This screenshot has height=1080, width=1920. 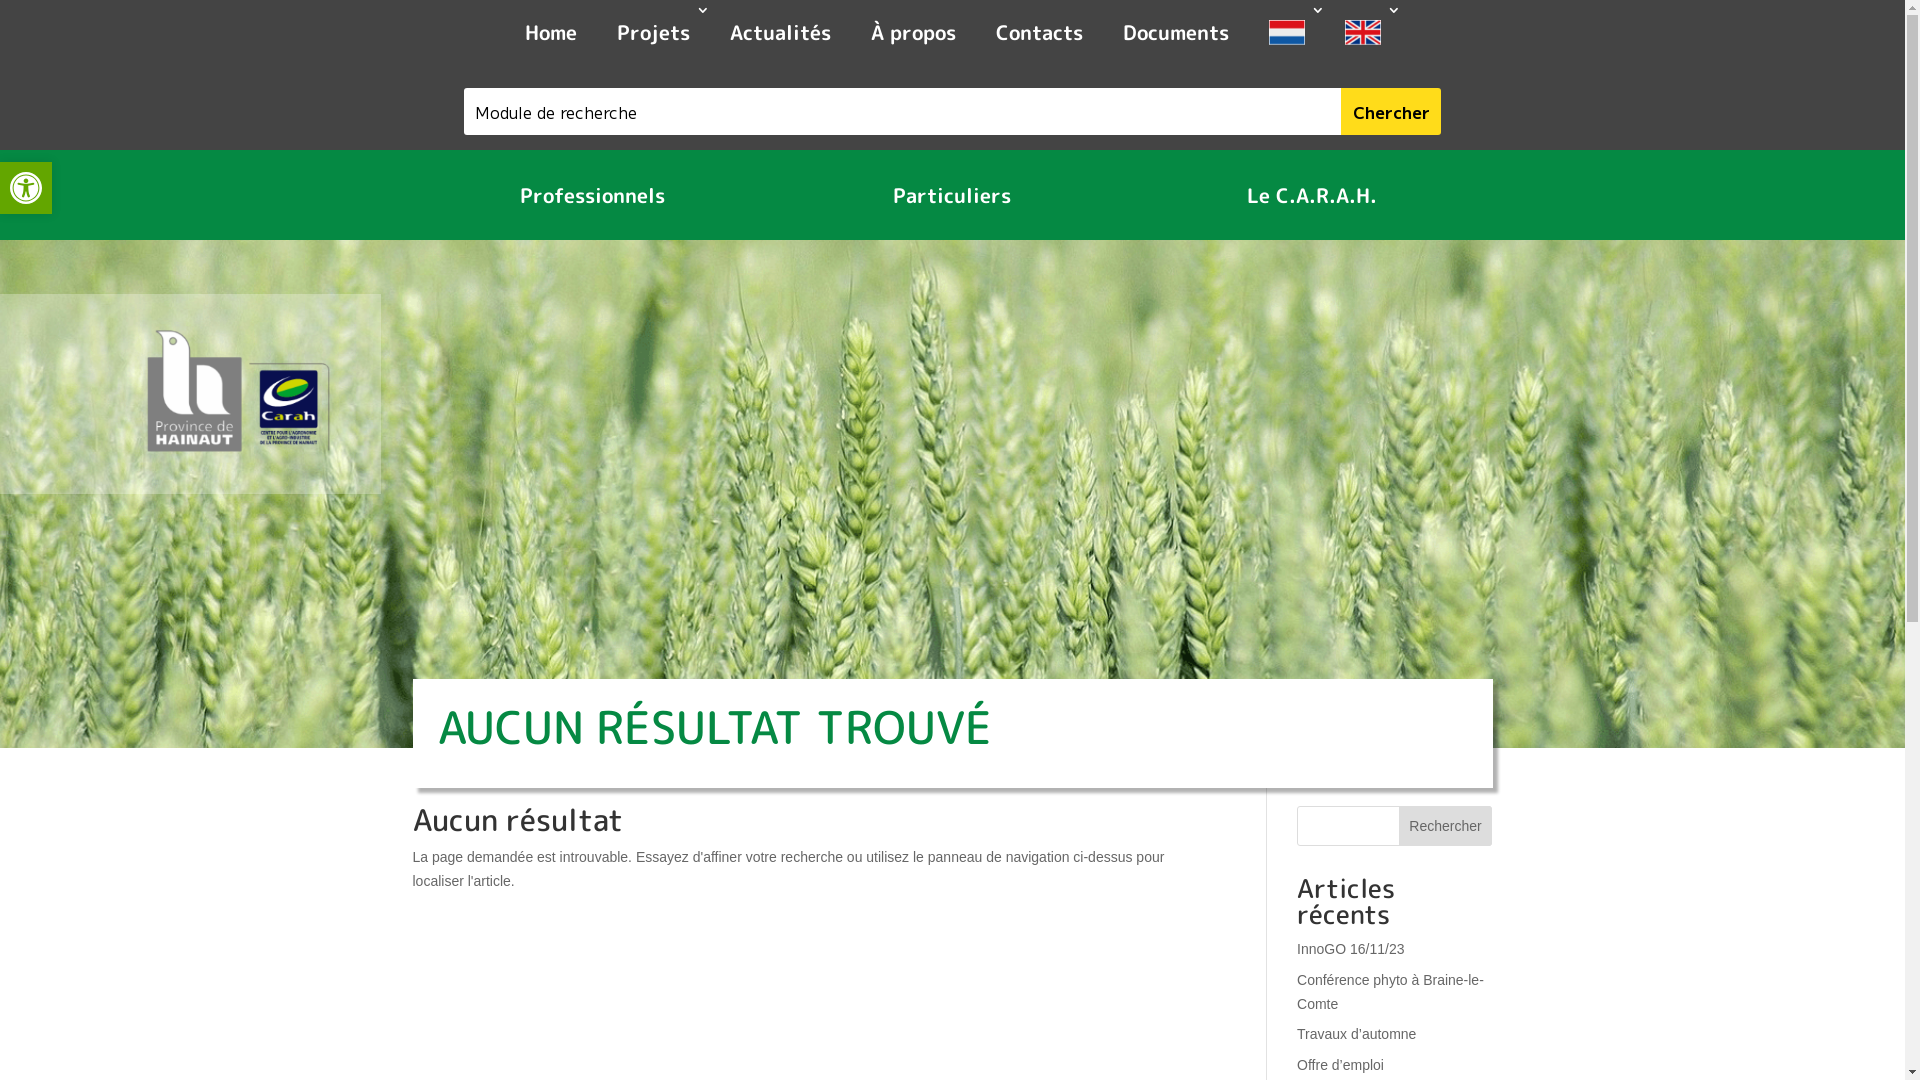 What do you see at coordinates (1350, 947) in the screenshot?
I see `'InnoGO 16/11/23'` at bounding box center [1350, 947].